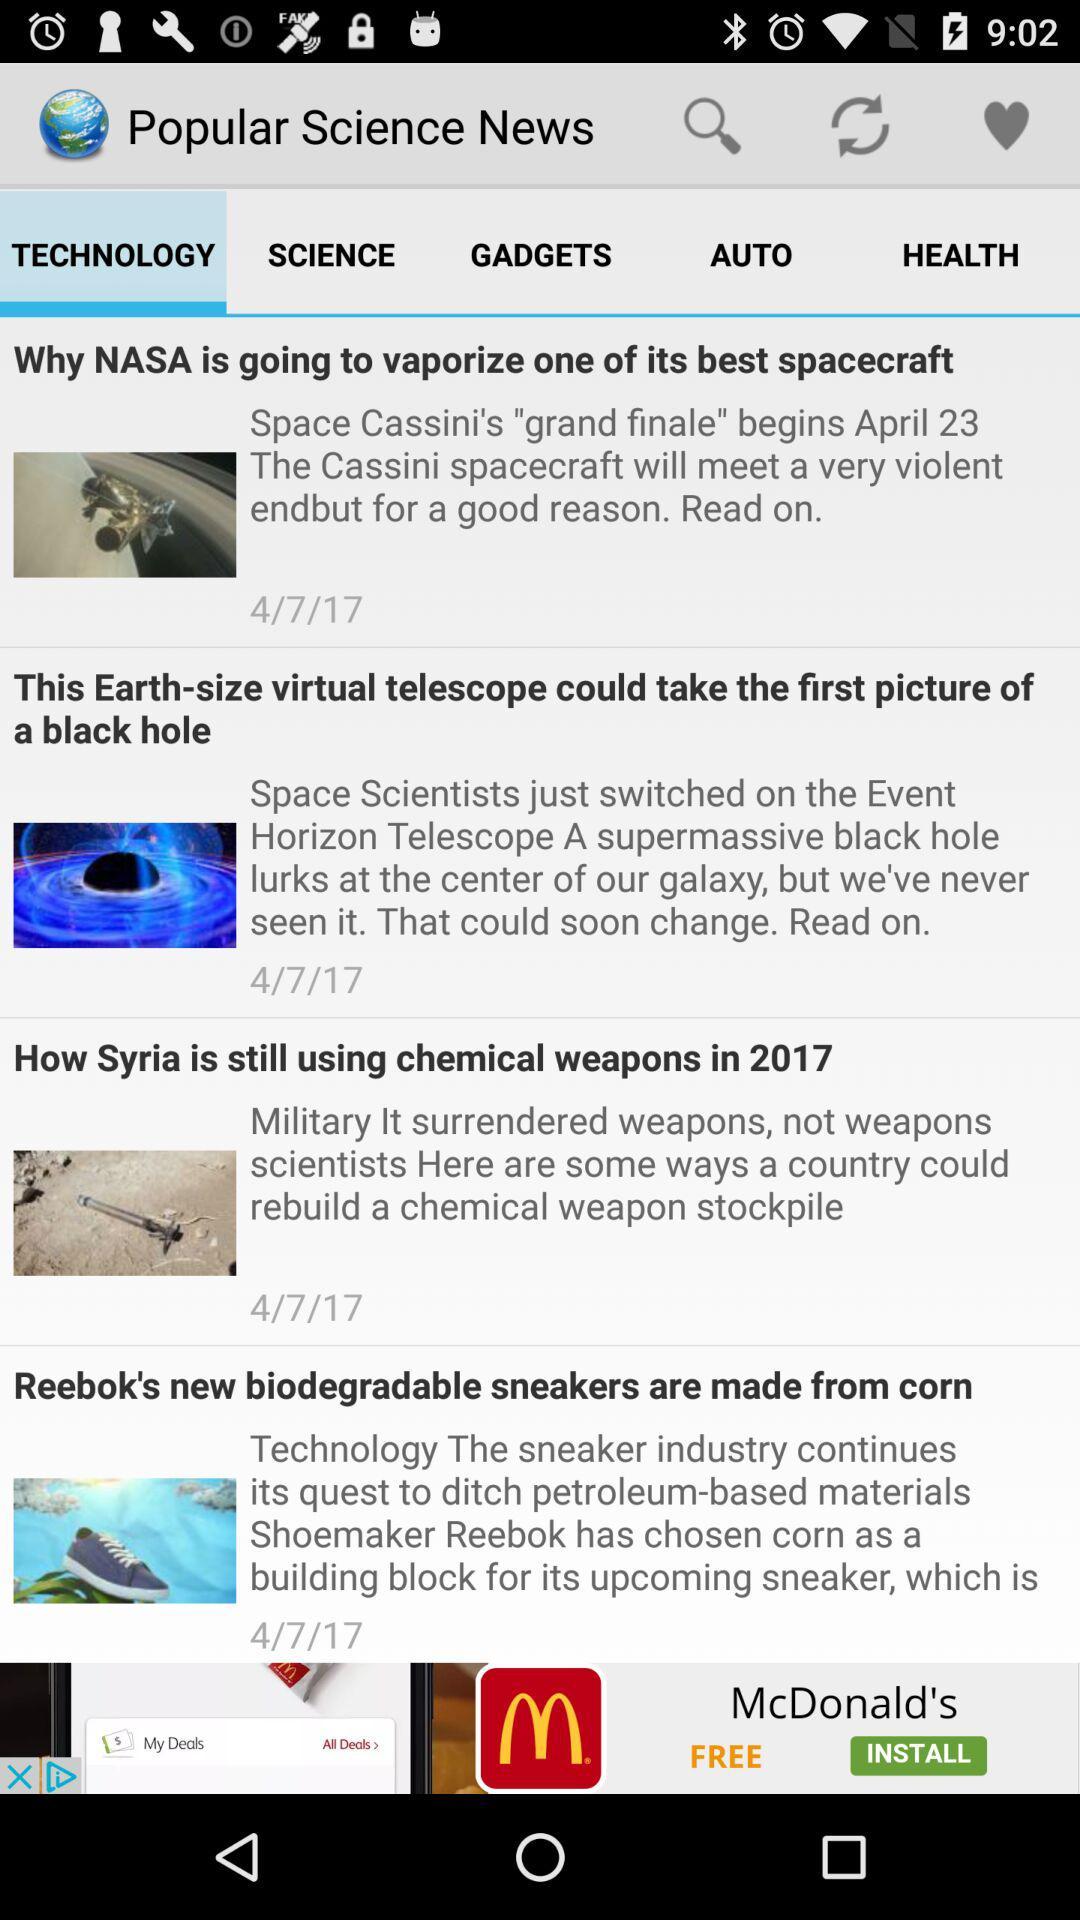 The height and width of the screenshot is (1920, 1080). I want to click on advertisement, so click(540, 1727).